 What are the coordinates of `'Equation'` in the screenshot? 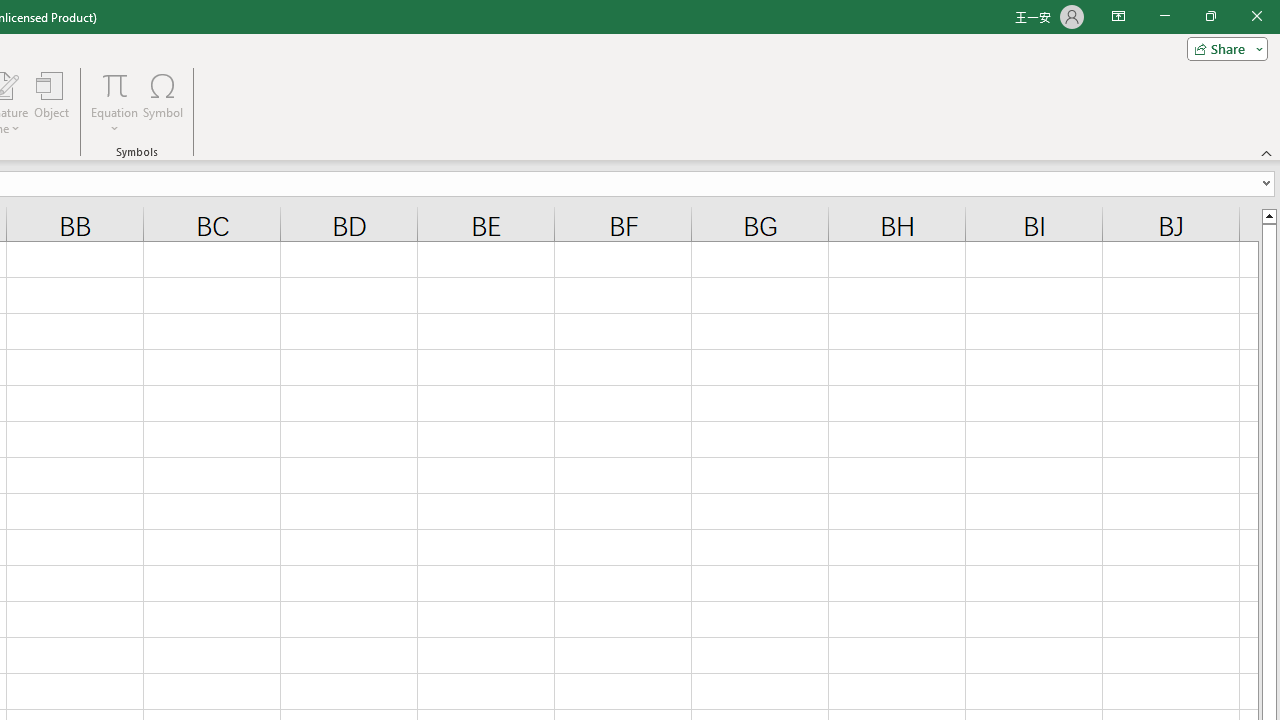 It's located at (114, 103).